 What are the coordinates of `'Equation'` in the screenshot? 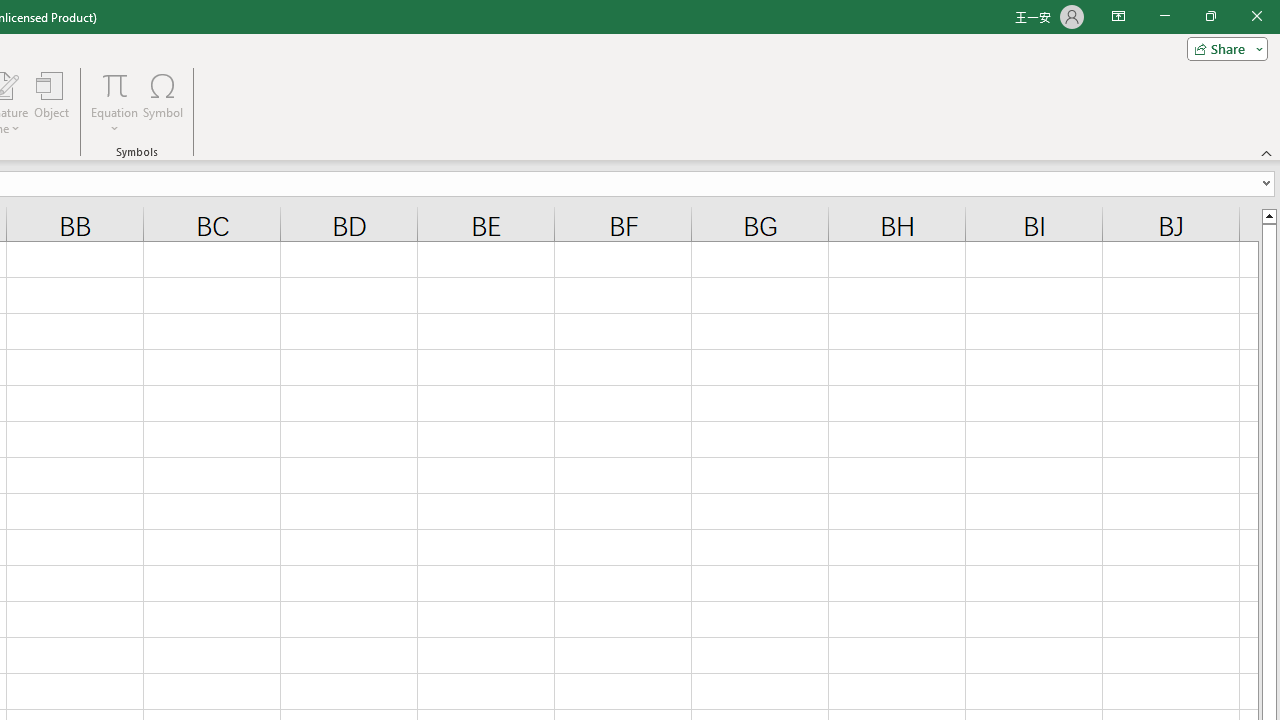 It's located at (114, 103).